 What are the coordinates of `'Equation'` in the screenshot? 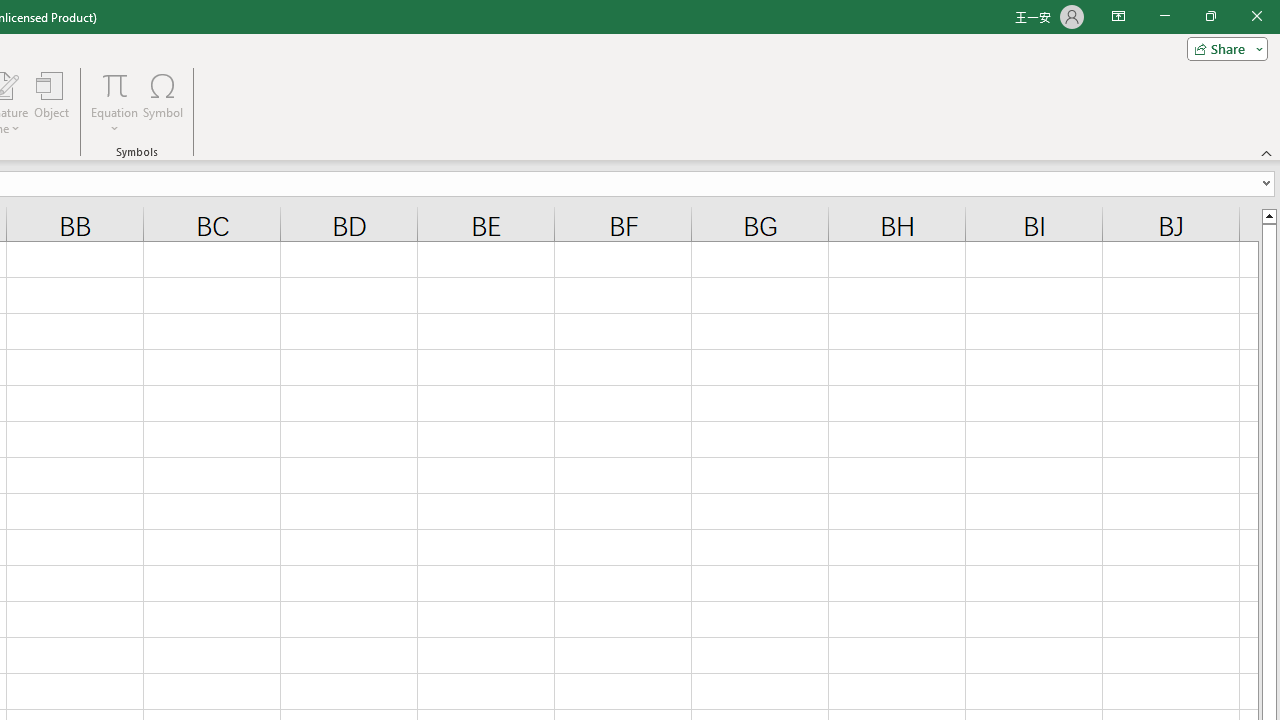 It's located at (114, 103).